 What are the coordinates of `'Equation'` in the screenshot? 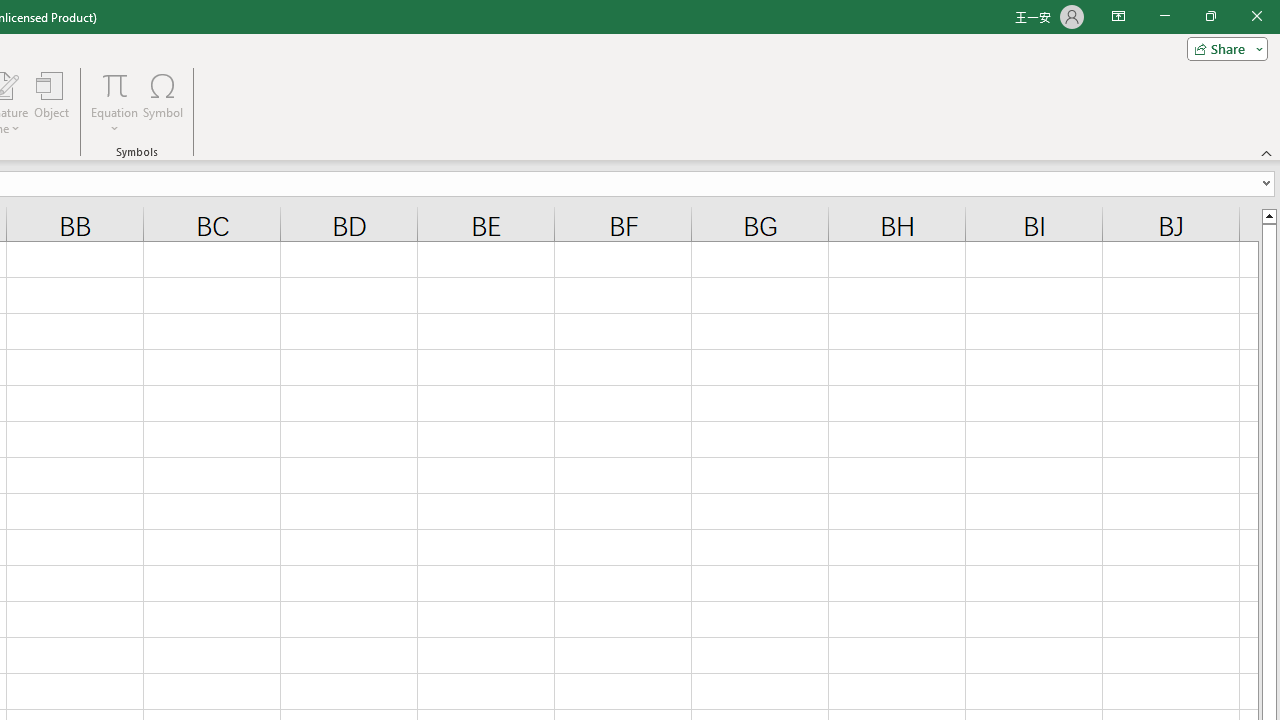 It's located at (114, 103).